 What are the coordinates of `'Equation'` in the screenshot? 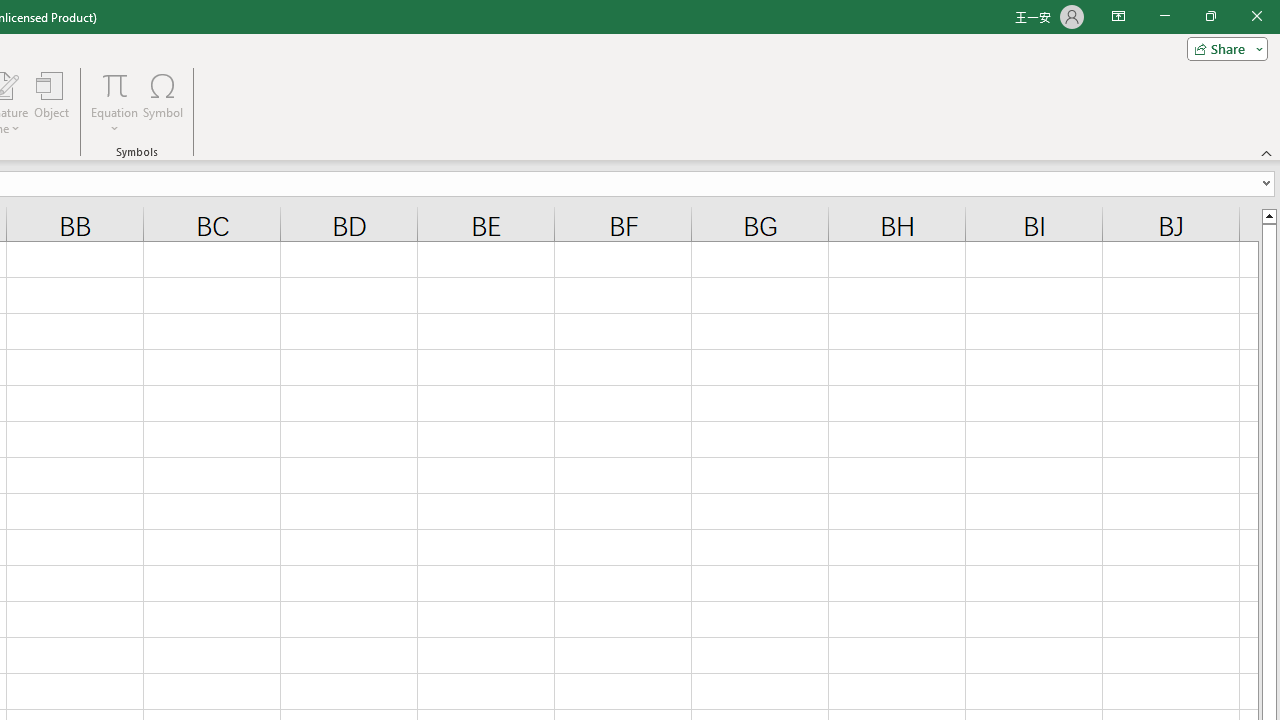 It's located at (114, 103).